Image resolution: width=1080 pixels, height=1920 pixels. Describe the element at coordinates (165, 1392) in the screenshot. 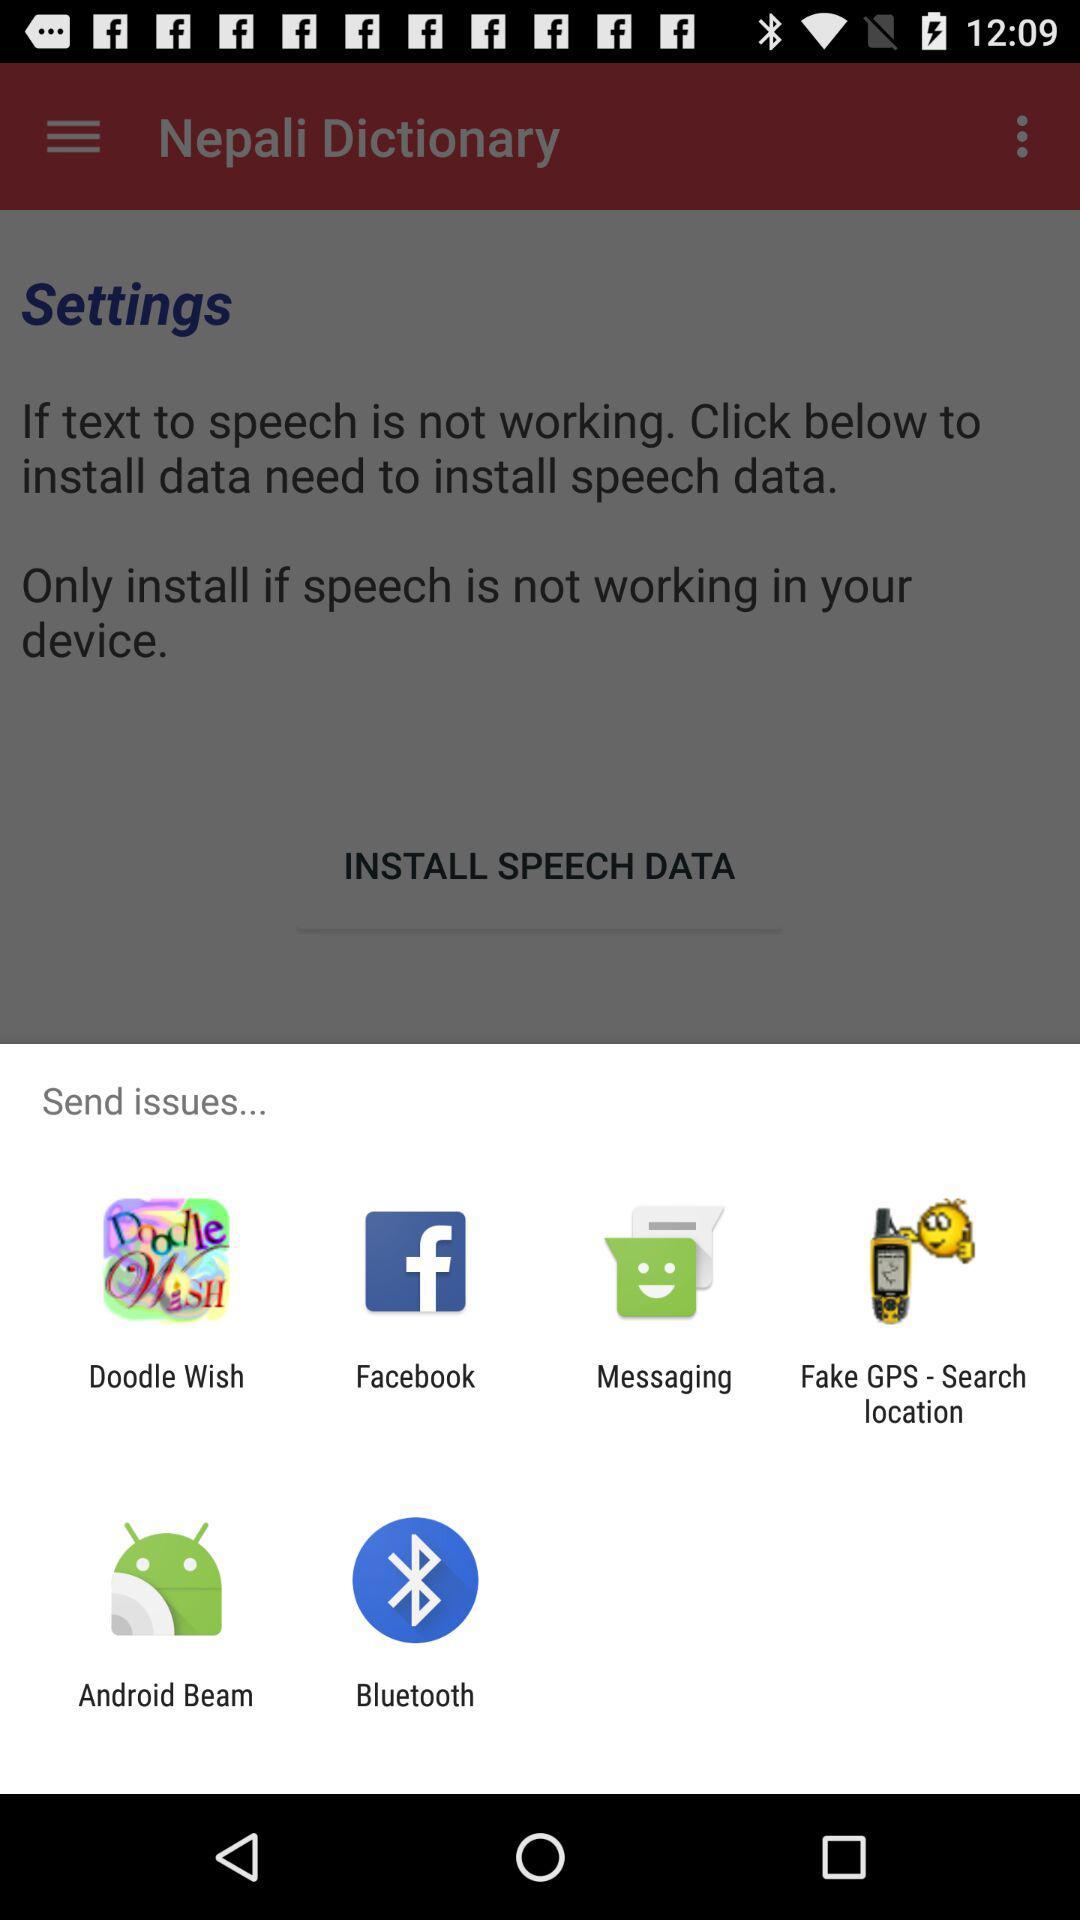

I see `the icon next to the facebook icon` at that location.